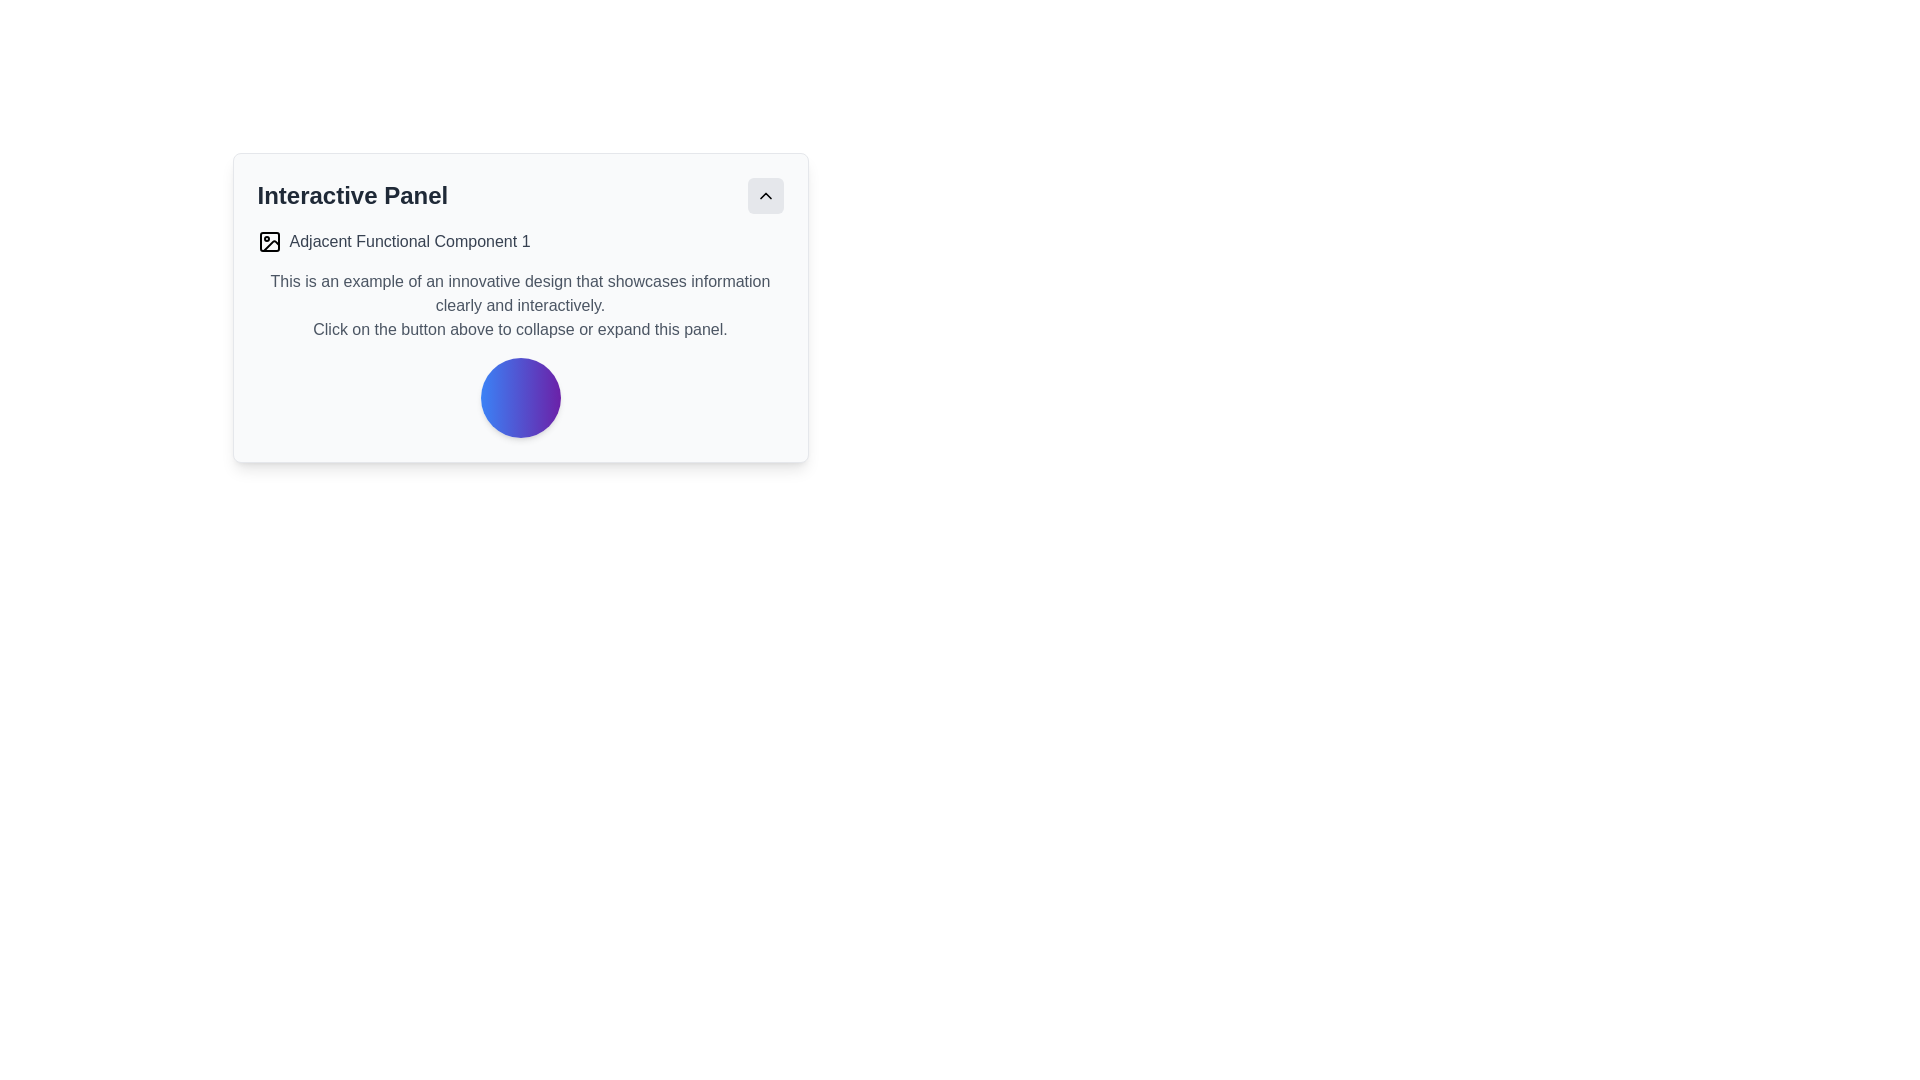 The width and height of the screenshot is (1920, 1080). Describe the element at coordinates (764, 196) in the screenshot. I see `the chevron icon at the top-right corner of the 'Interactive Panel' card` at that location.